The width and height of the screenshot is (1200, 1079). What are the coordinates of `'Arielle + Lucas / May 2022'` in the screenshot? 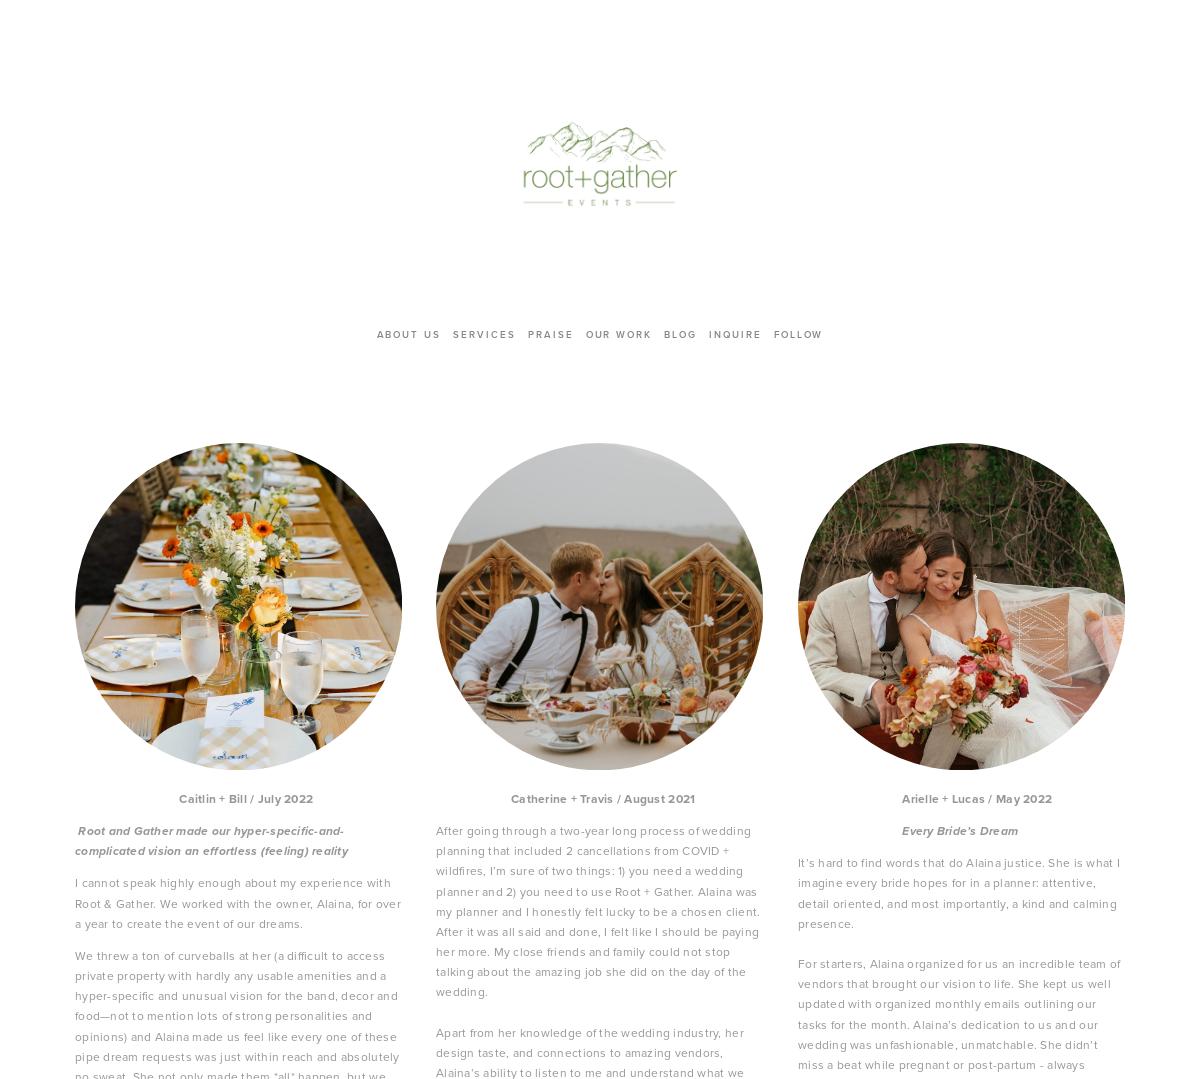 It's located at (924, 797).